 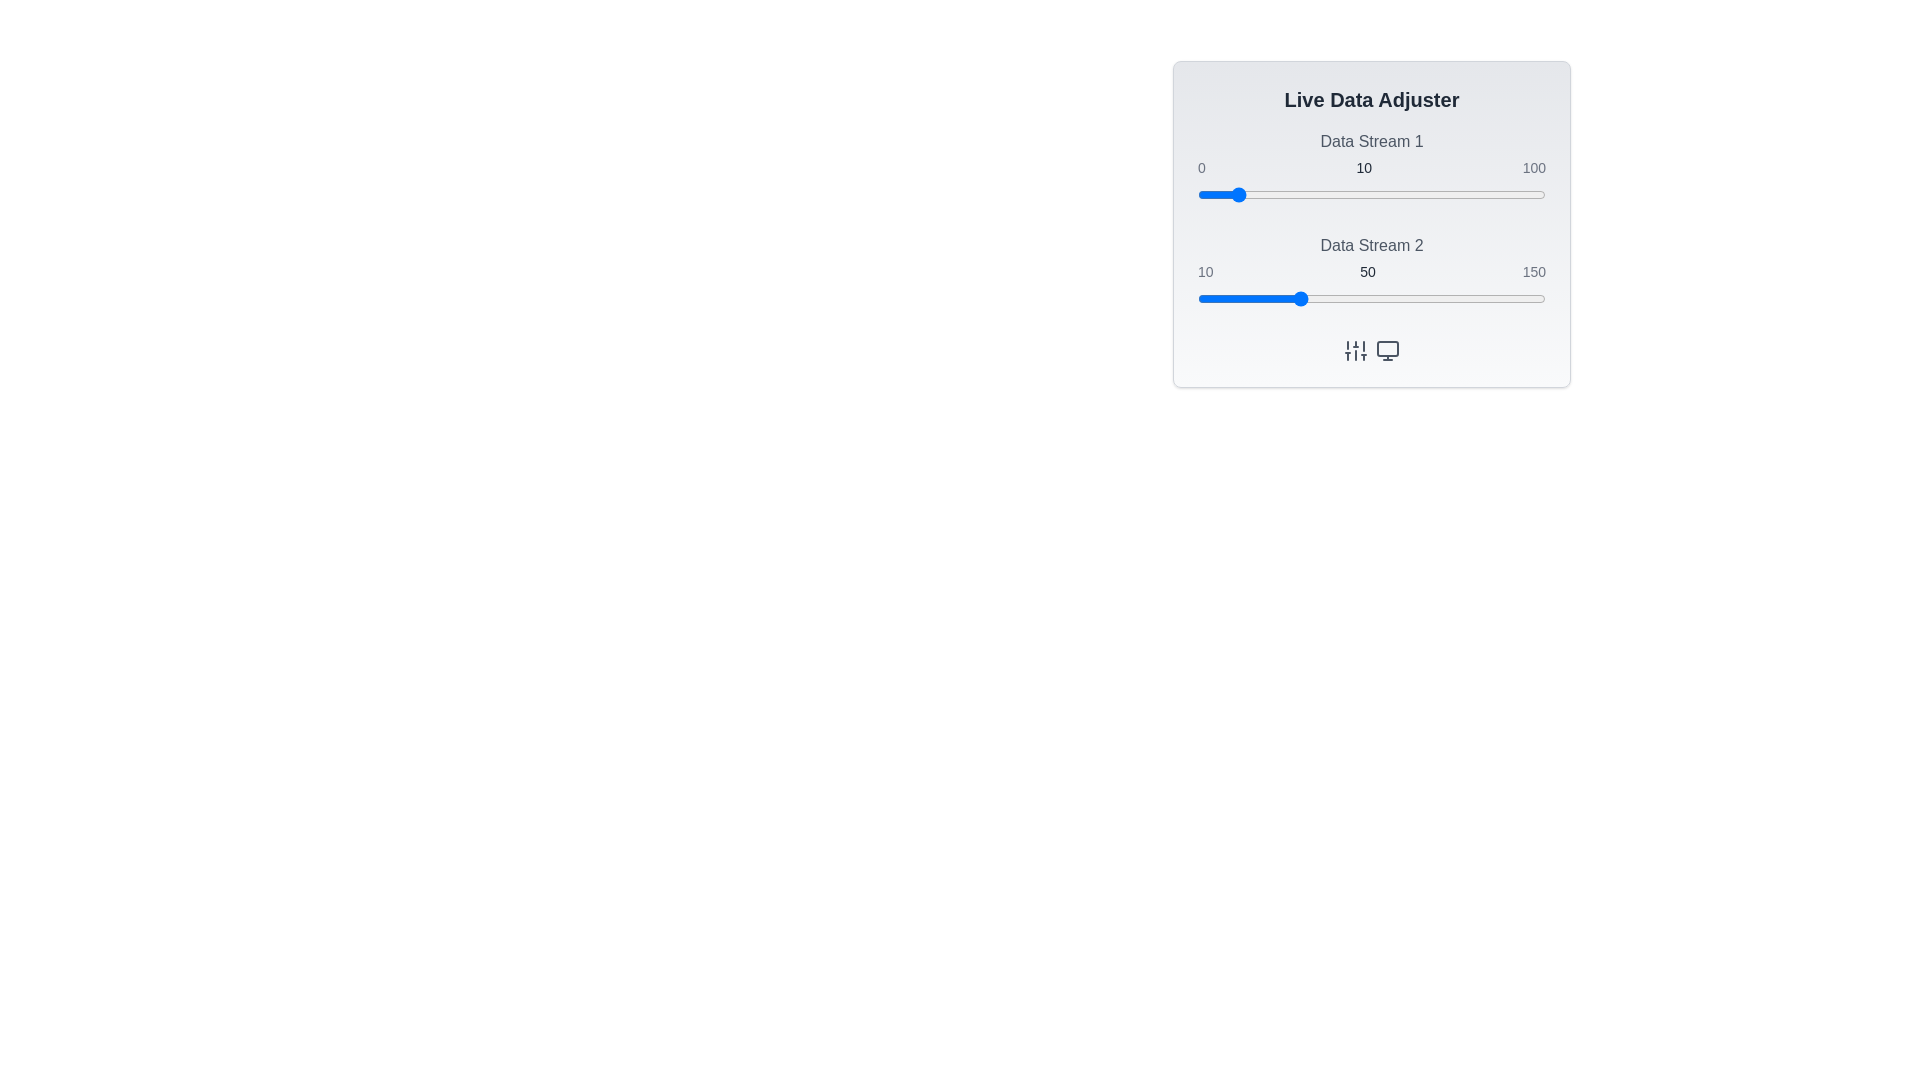 I want to click on the slider, so click(x=1433, y=195).